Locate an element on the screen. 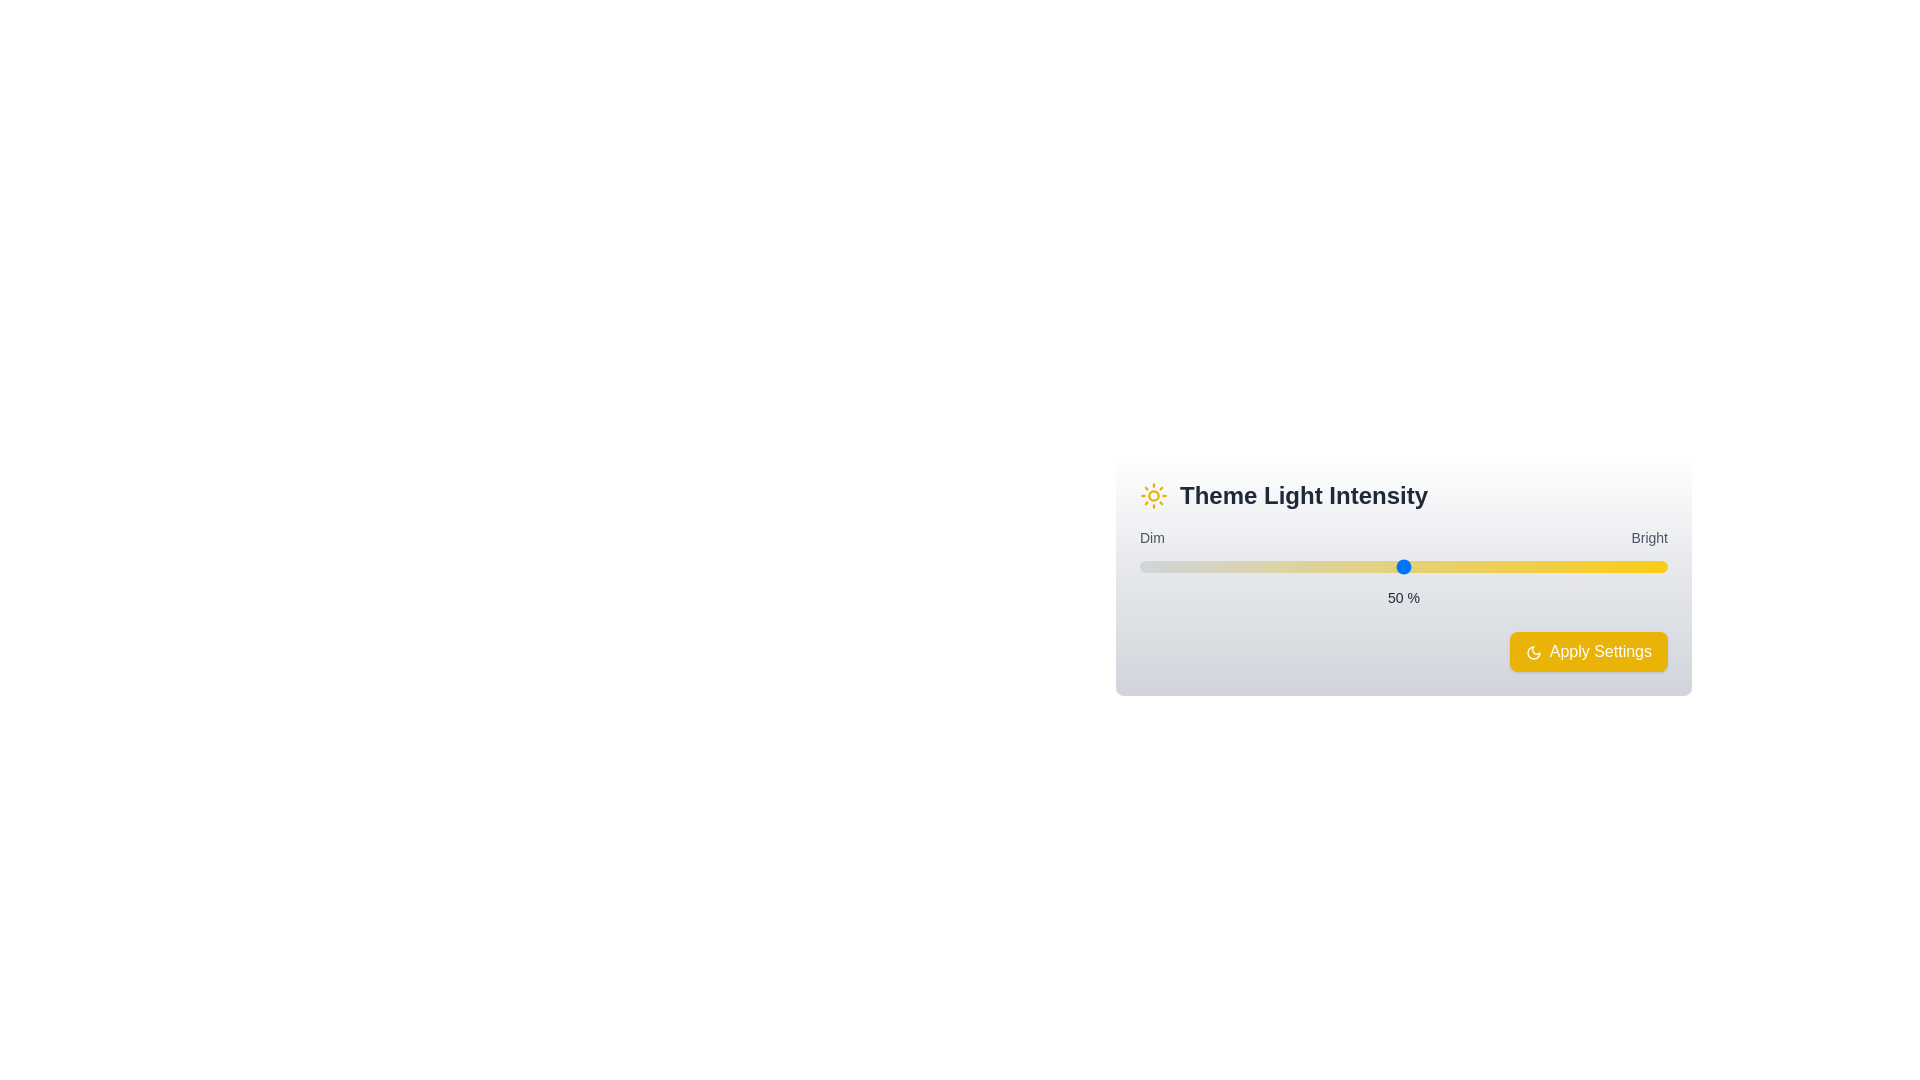 Image resolution: width=1920 pixels, height=1080 pixels. the 'Apply Settings' button to apply the current theme settings is located at coordinates (1587, 651).